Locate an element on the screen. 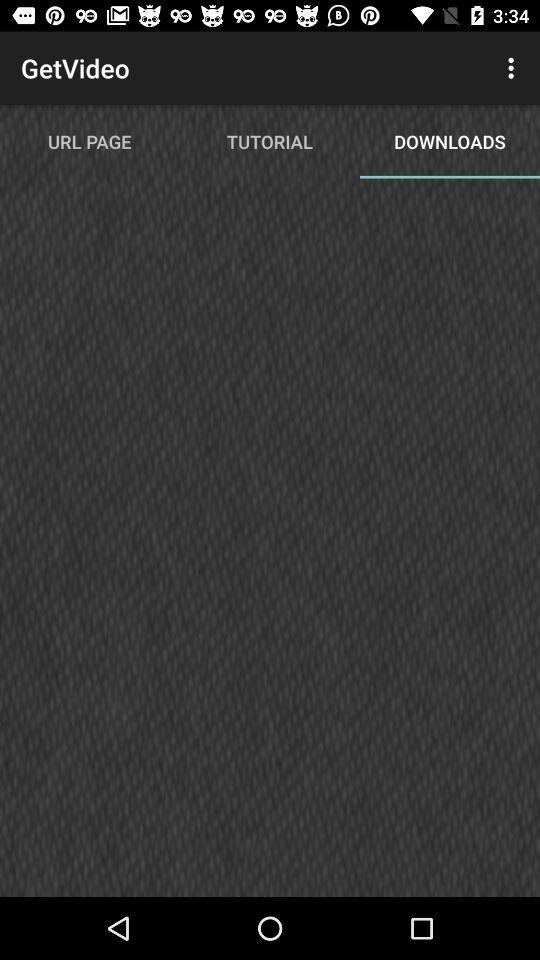  the app to the right of tutorial is located at coordinates (513, 68).